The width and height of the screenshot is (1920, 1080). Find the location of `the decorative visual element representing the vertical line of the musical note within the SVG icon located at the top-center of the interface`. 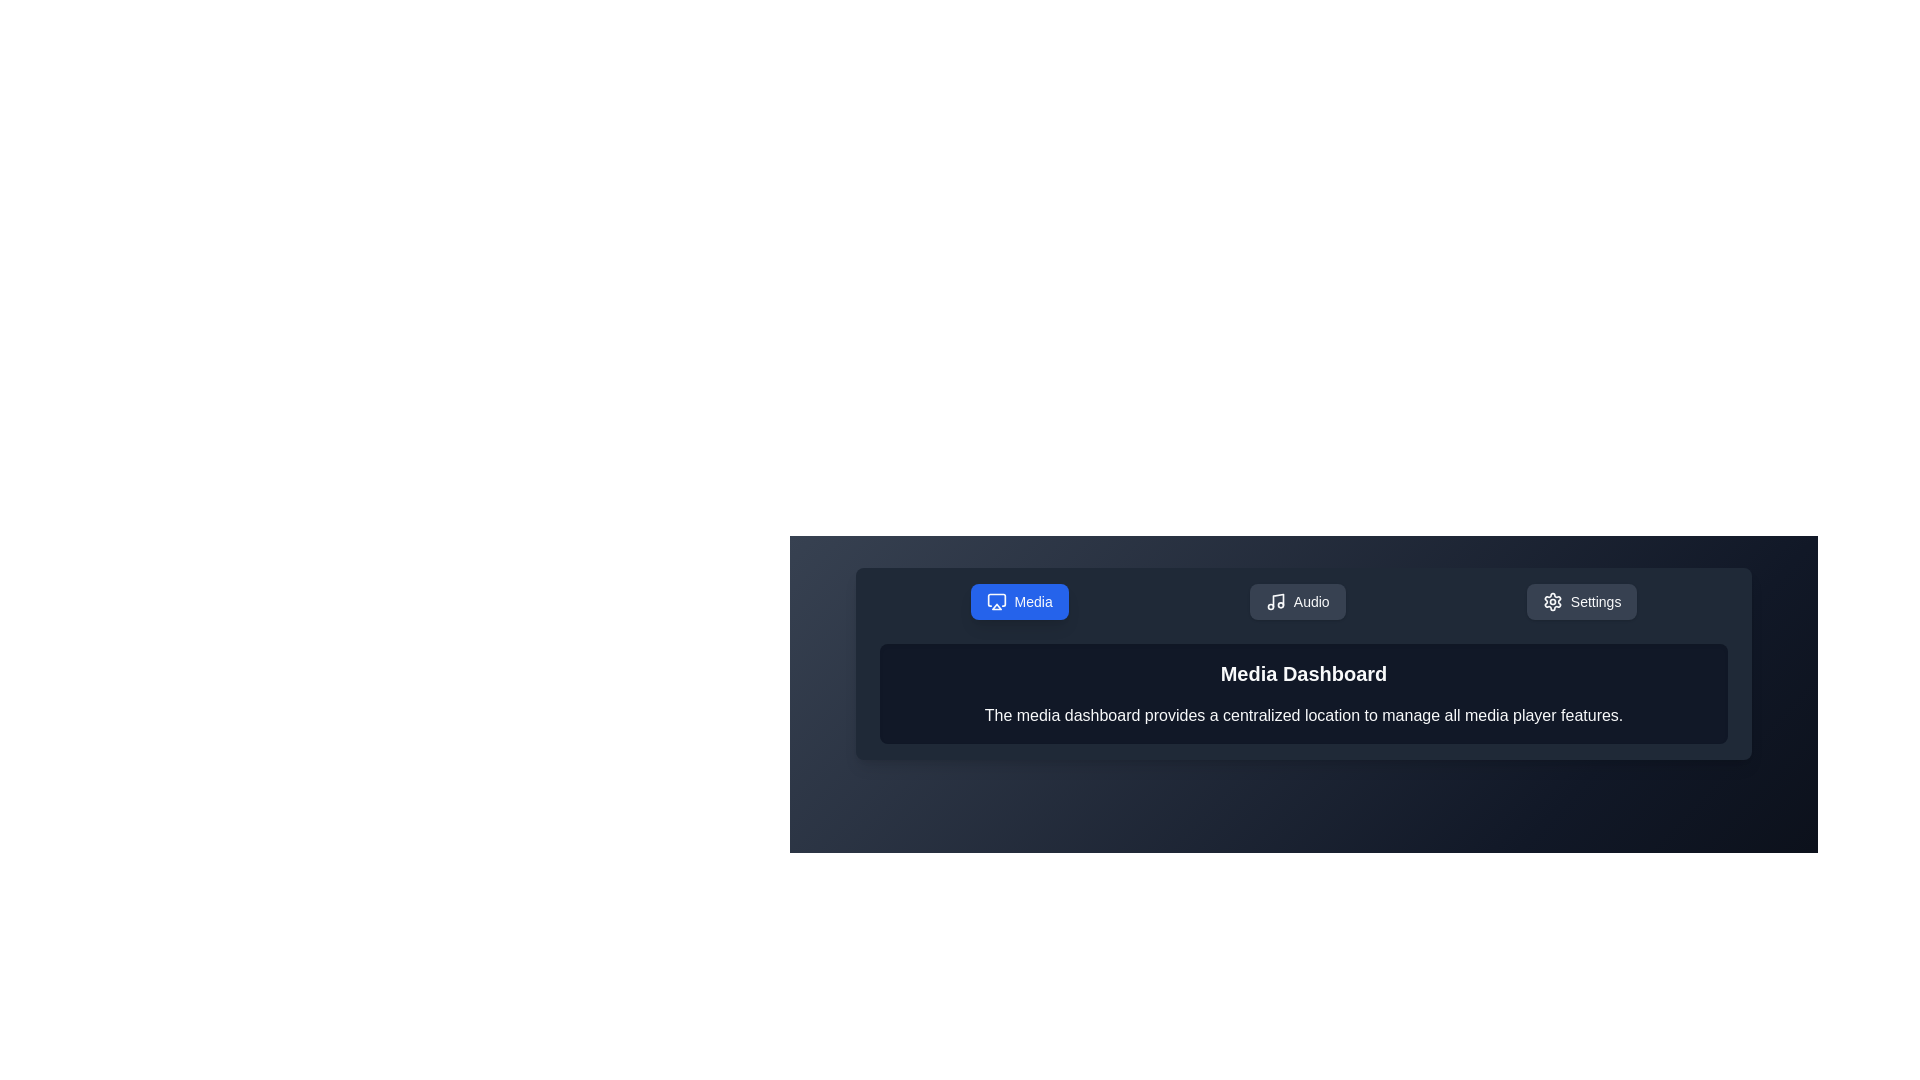

the decorative visual element representing the vertical line of the musical note within the SVG icon located at the top-center of the interface is located at coordinates (1277, 599).